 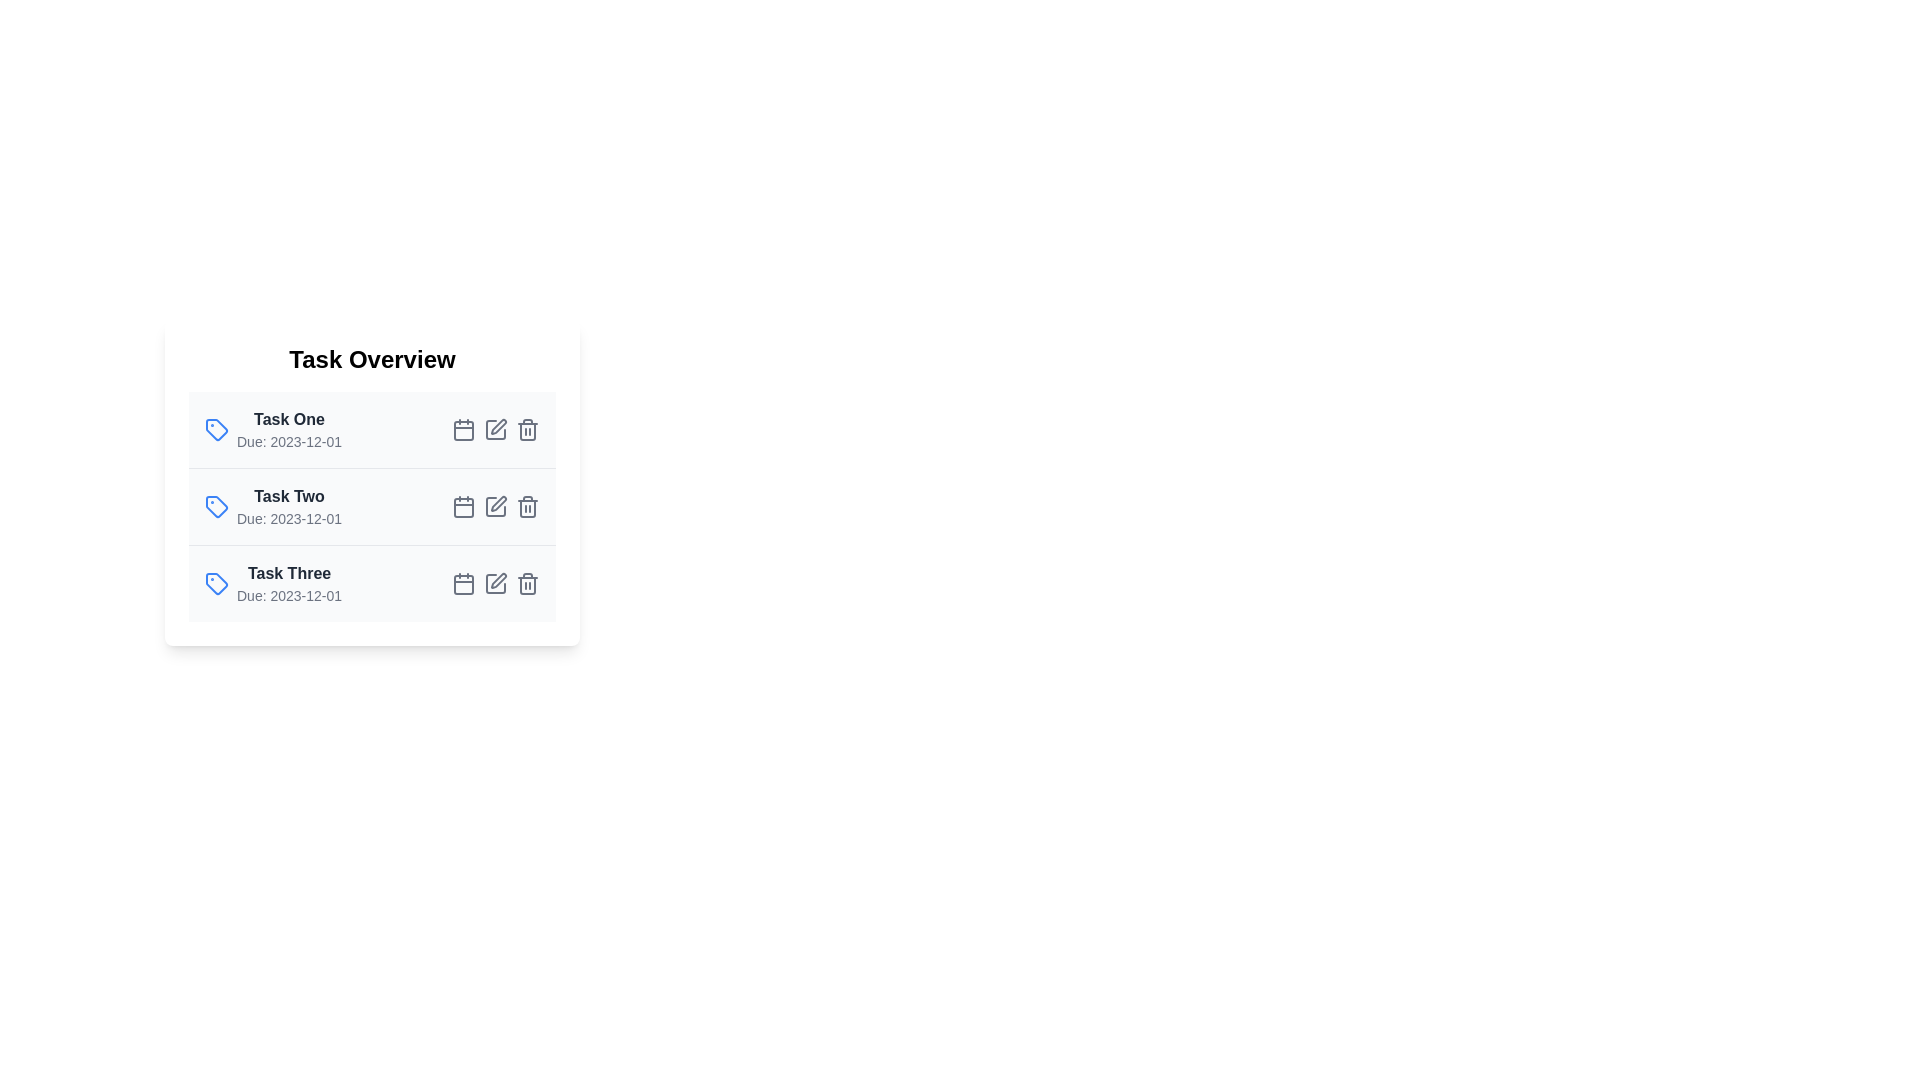 I want to click on the icon representing the tag for 'Task Two', located at the start of the second row of tasks, so click(x=216, y=505).